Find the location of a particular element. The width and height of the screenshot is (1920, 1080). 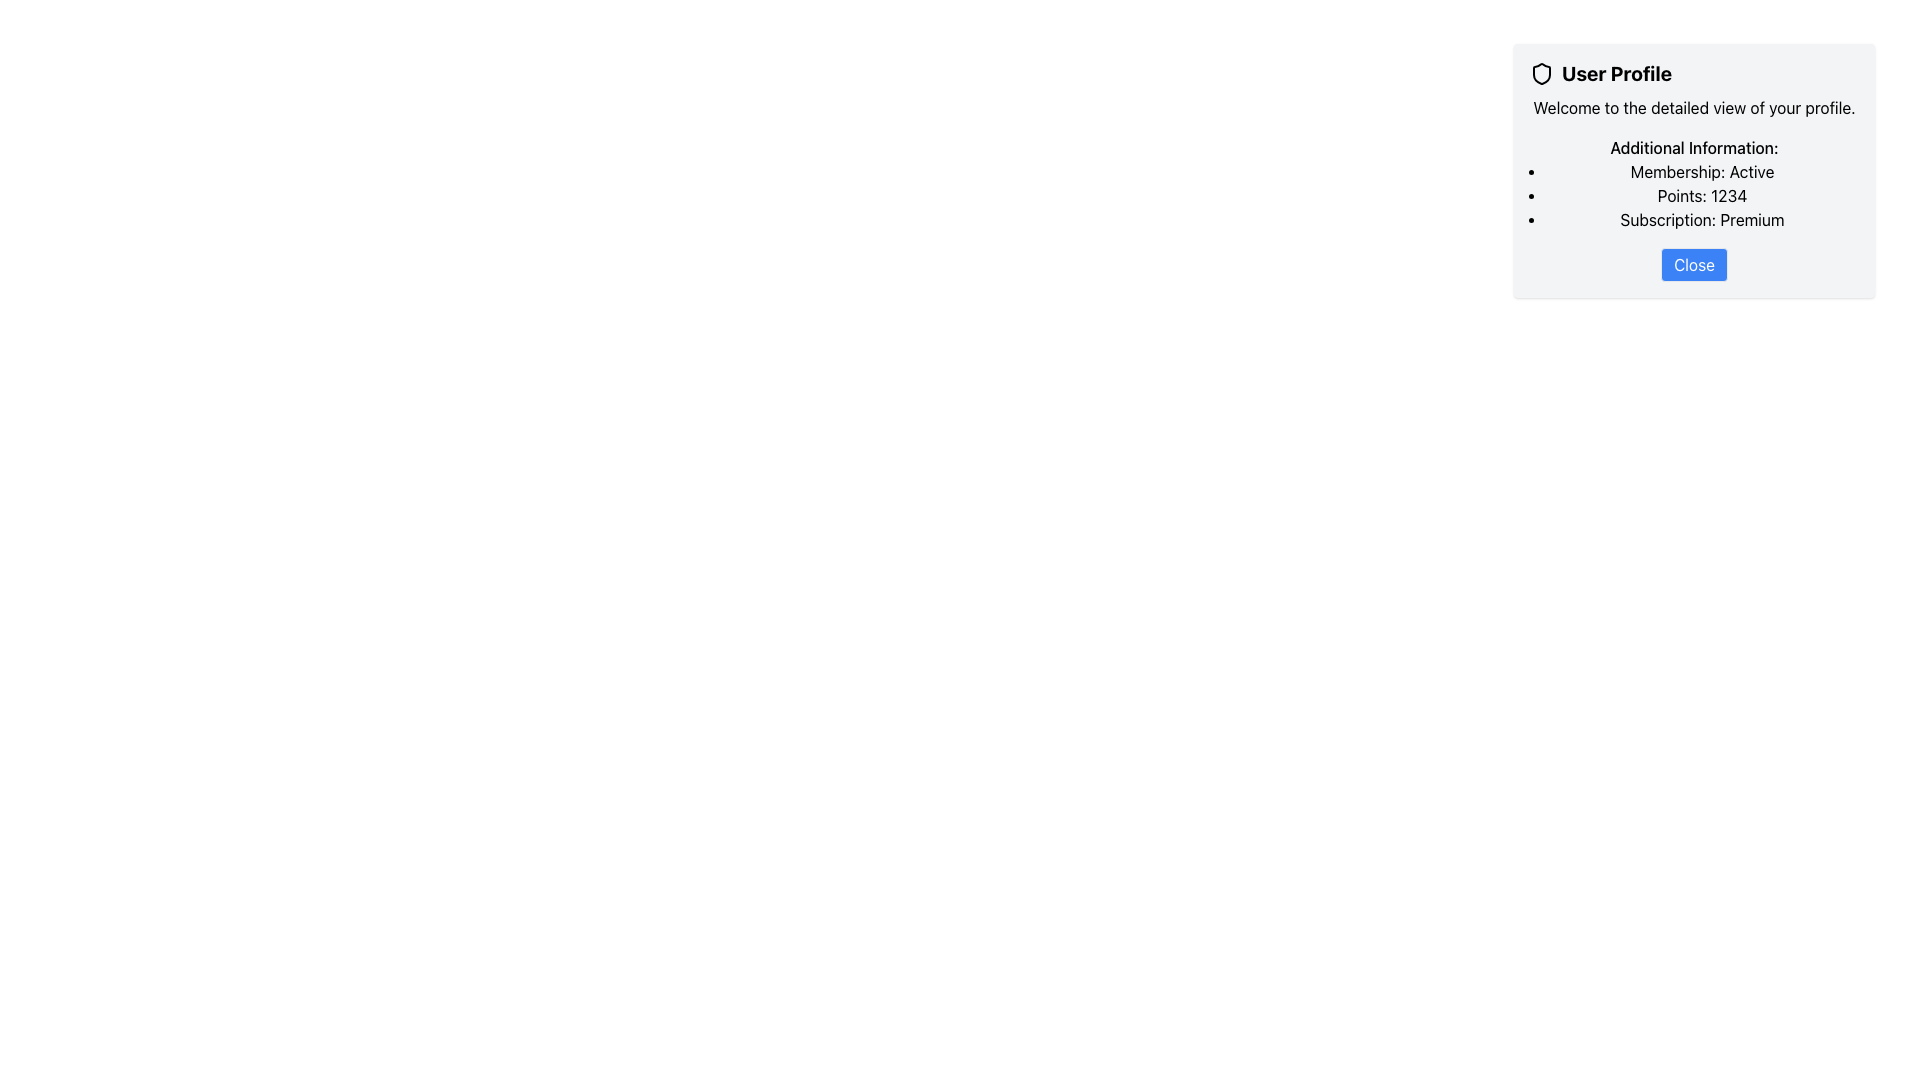

the 'Close' button at the bottom of the 'User Profile' card is located at coordinates (1693, 264).